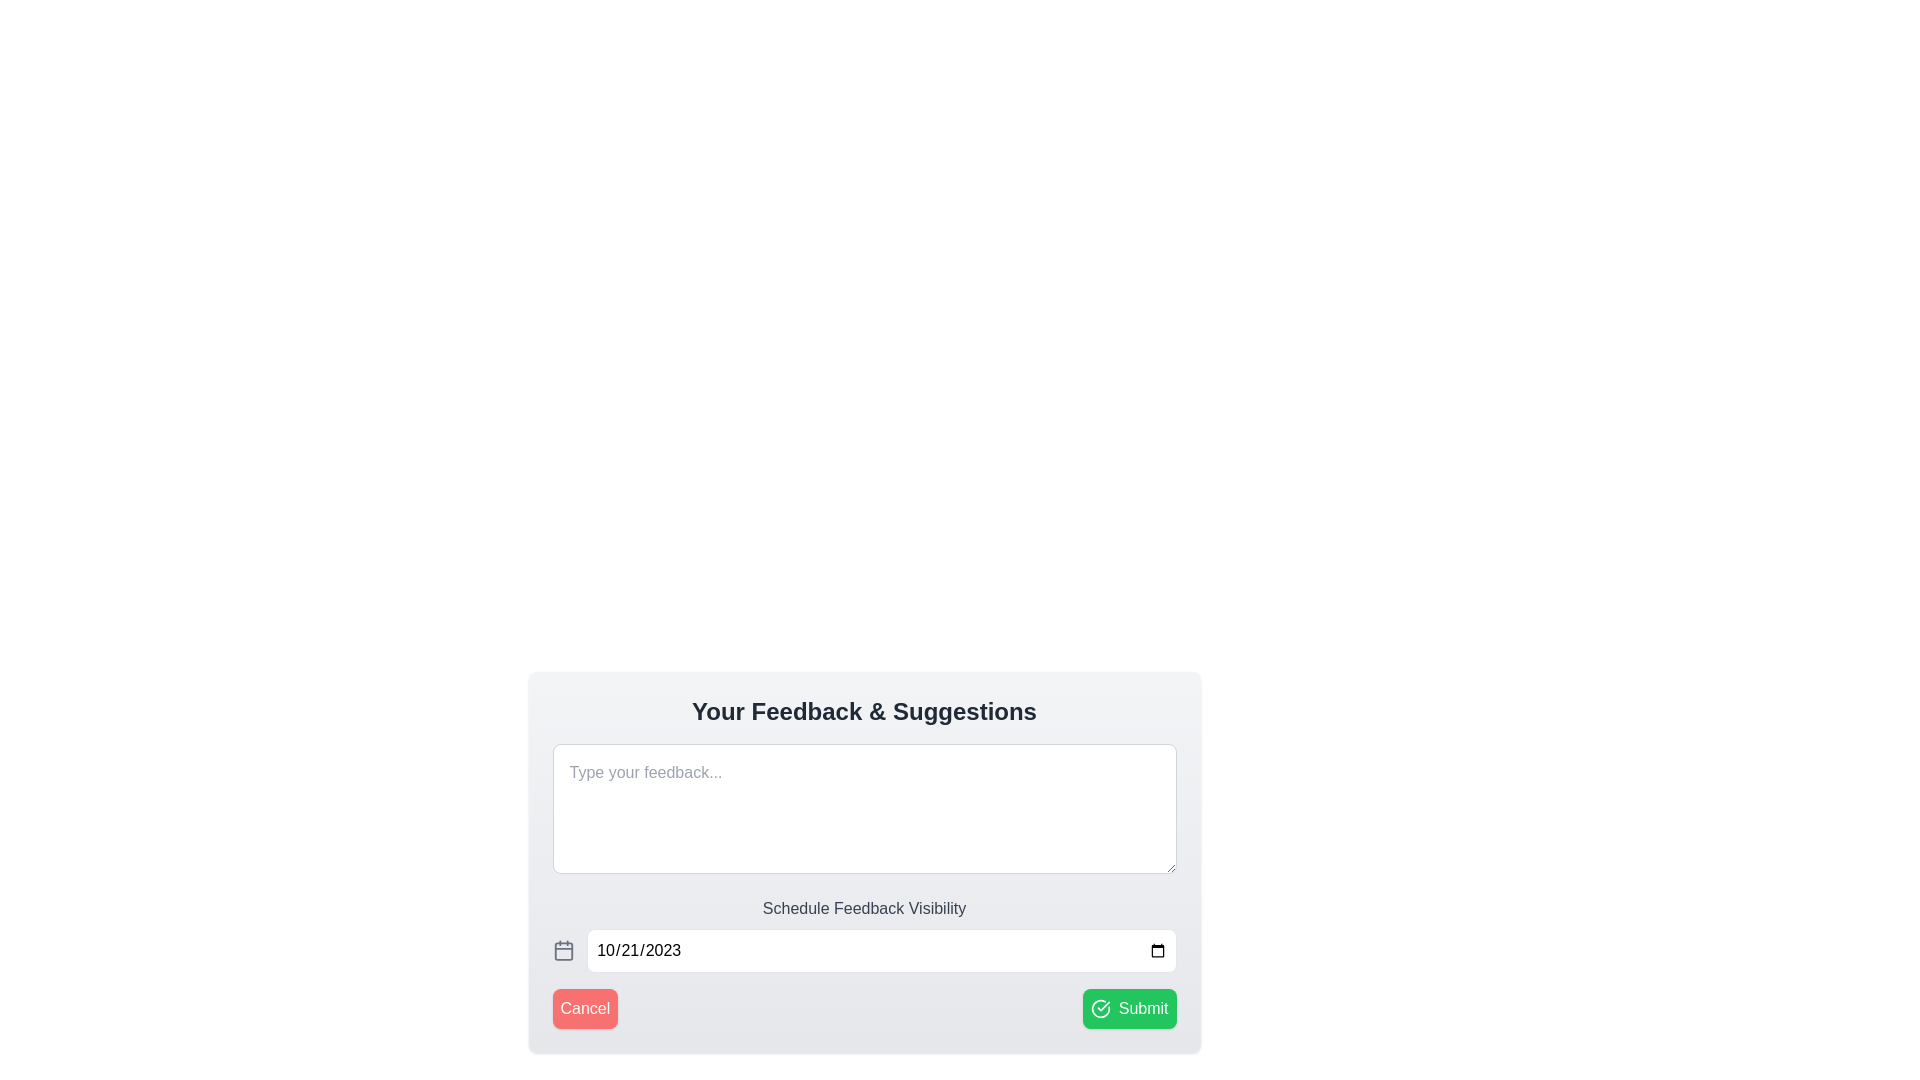 This screenshot has width=1920, height=1080. I want to click on the checkmark icon within the 'Submit' button, which is located at the right-most position of the form, so click(1099, 1009).